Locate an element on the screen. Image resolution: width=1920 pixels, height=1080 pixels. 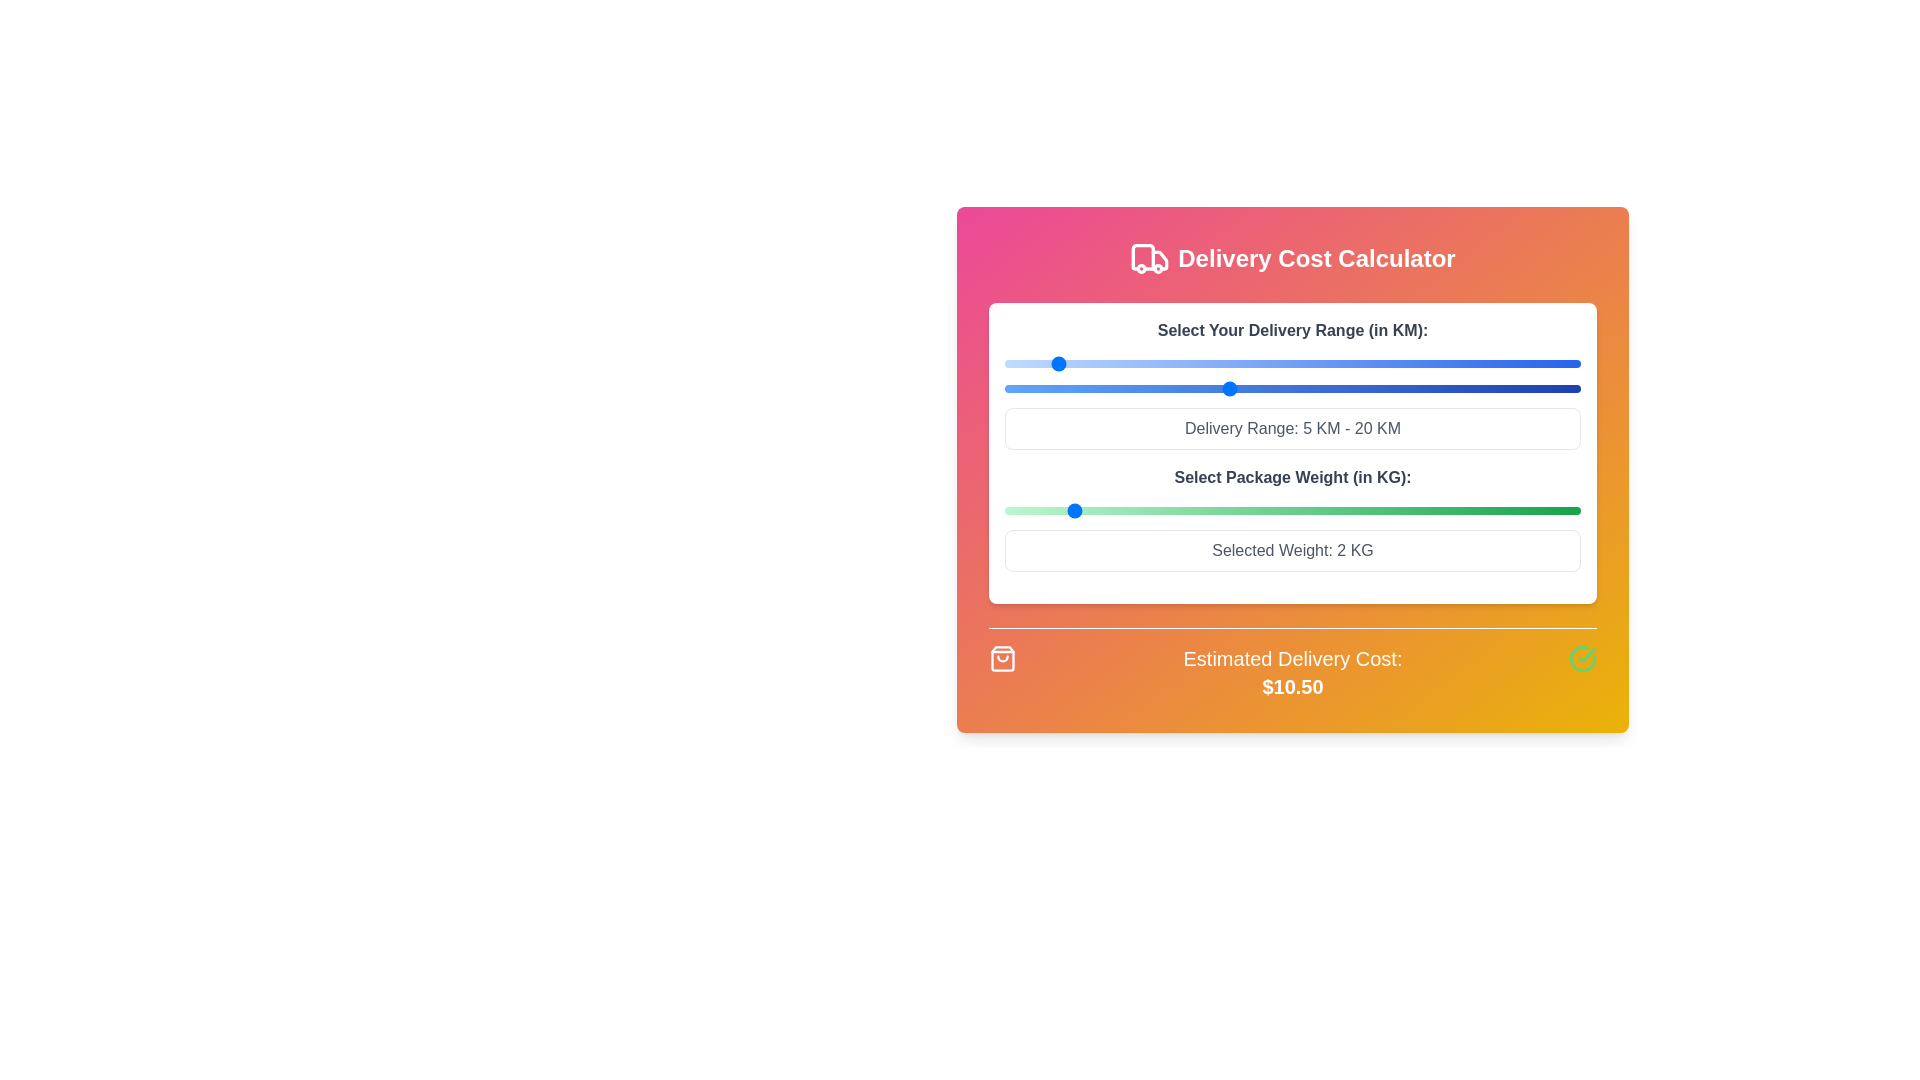
the delivery range is located at coordinates (1475, 363).